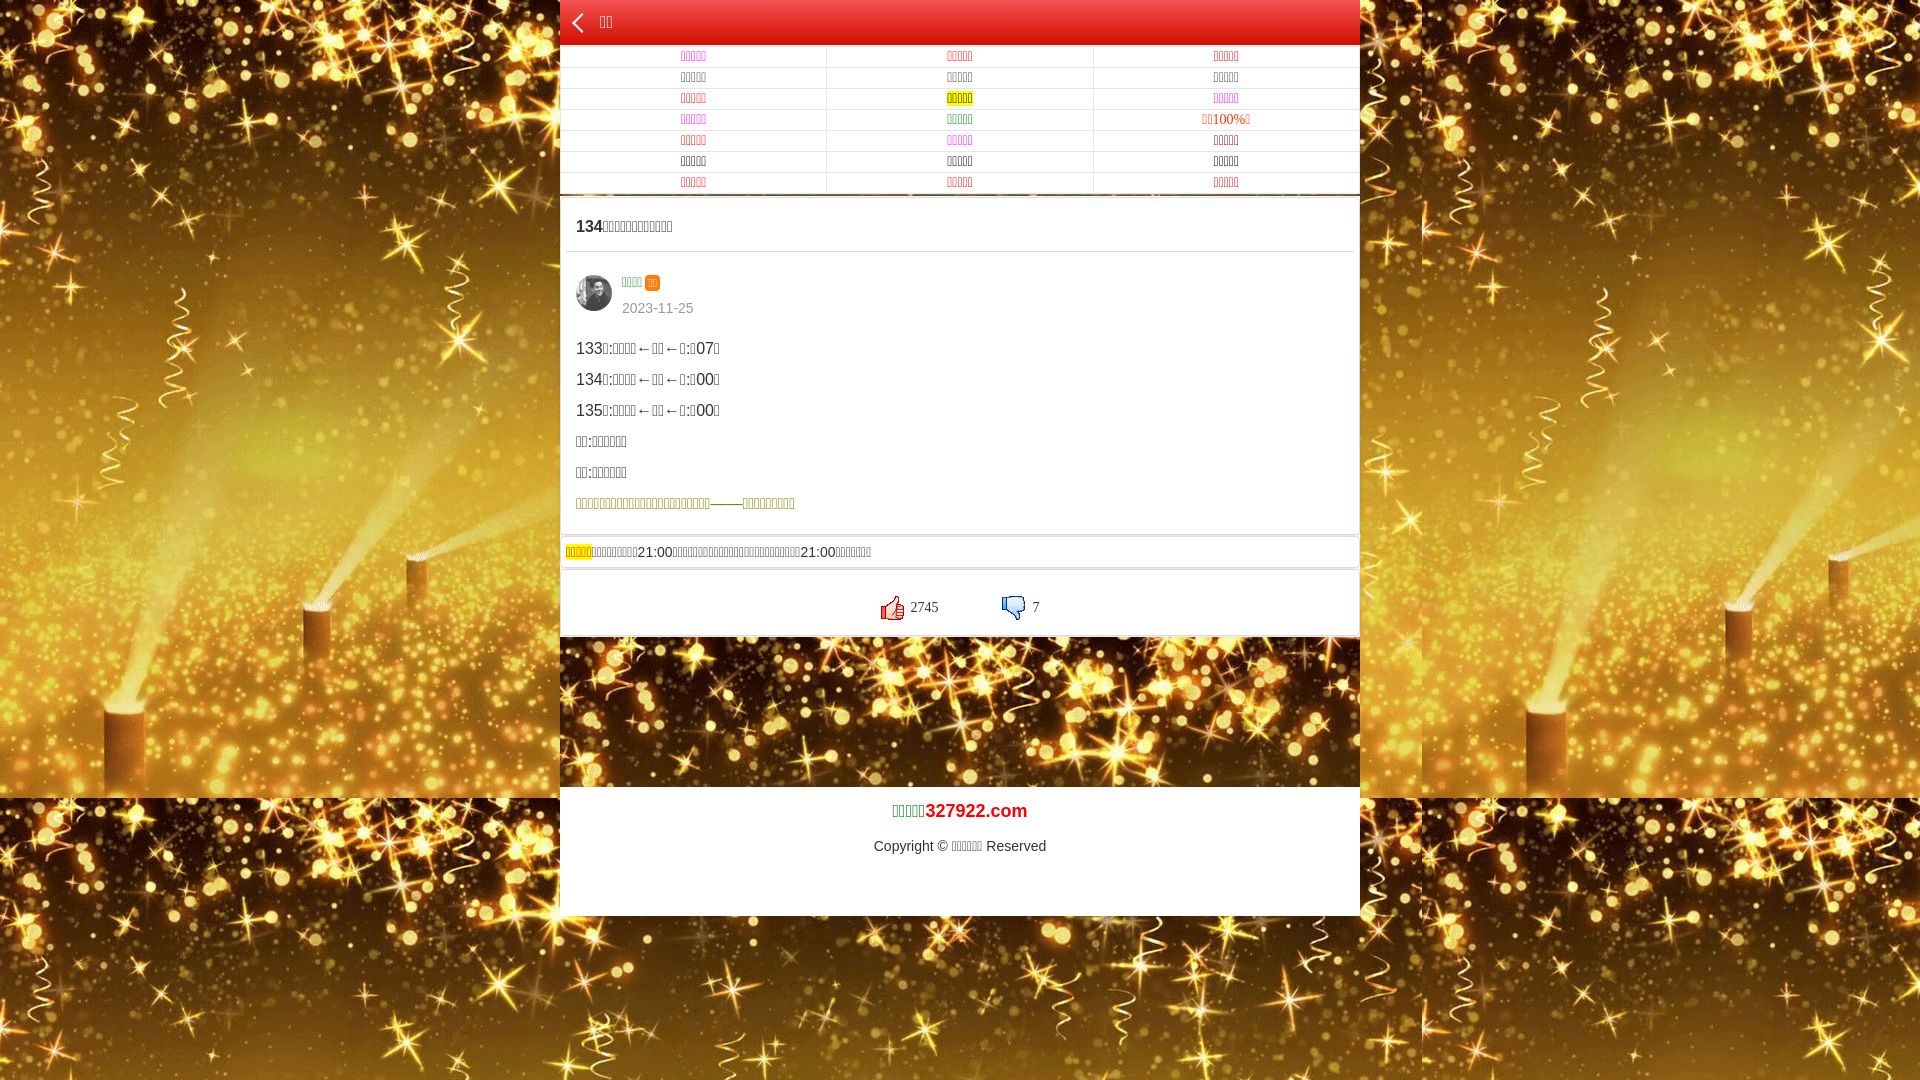 The image size is (1920, 1080). I want to click on '2745', so click(909, 606).